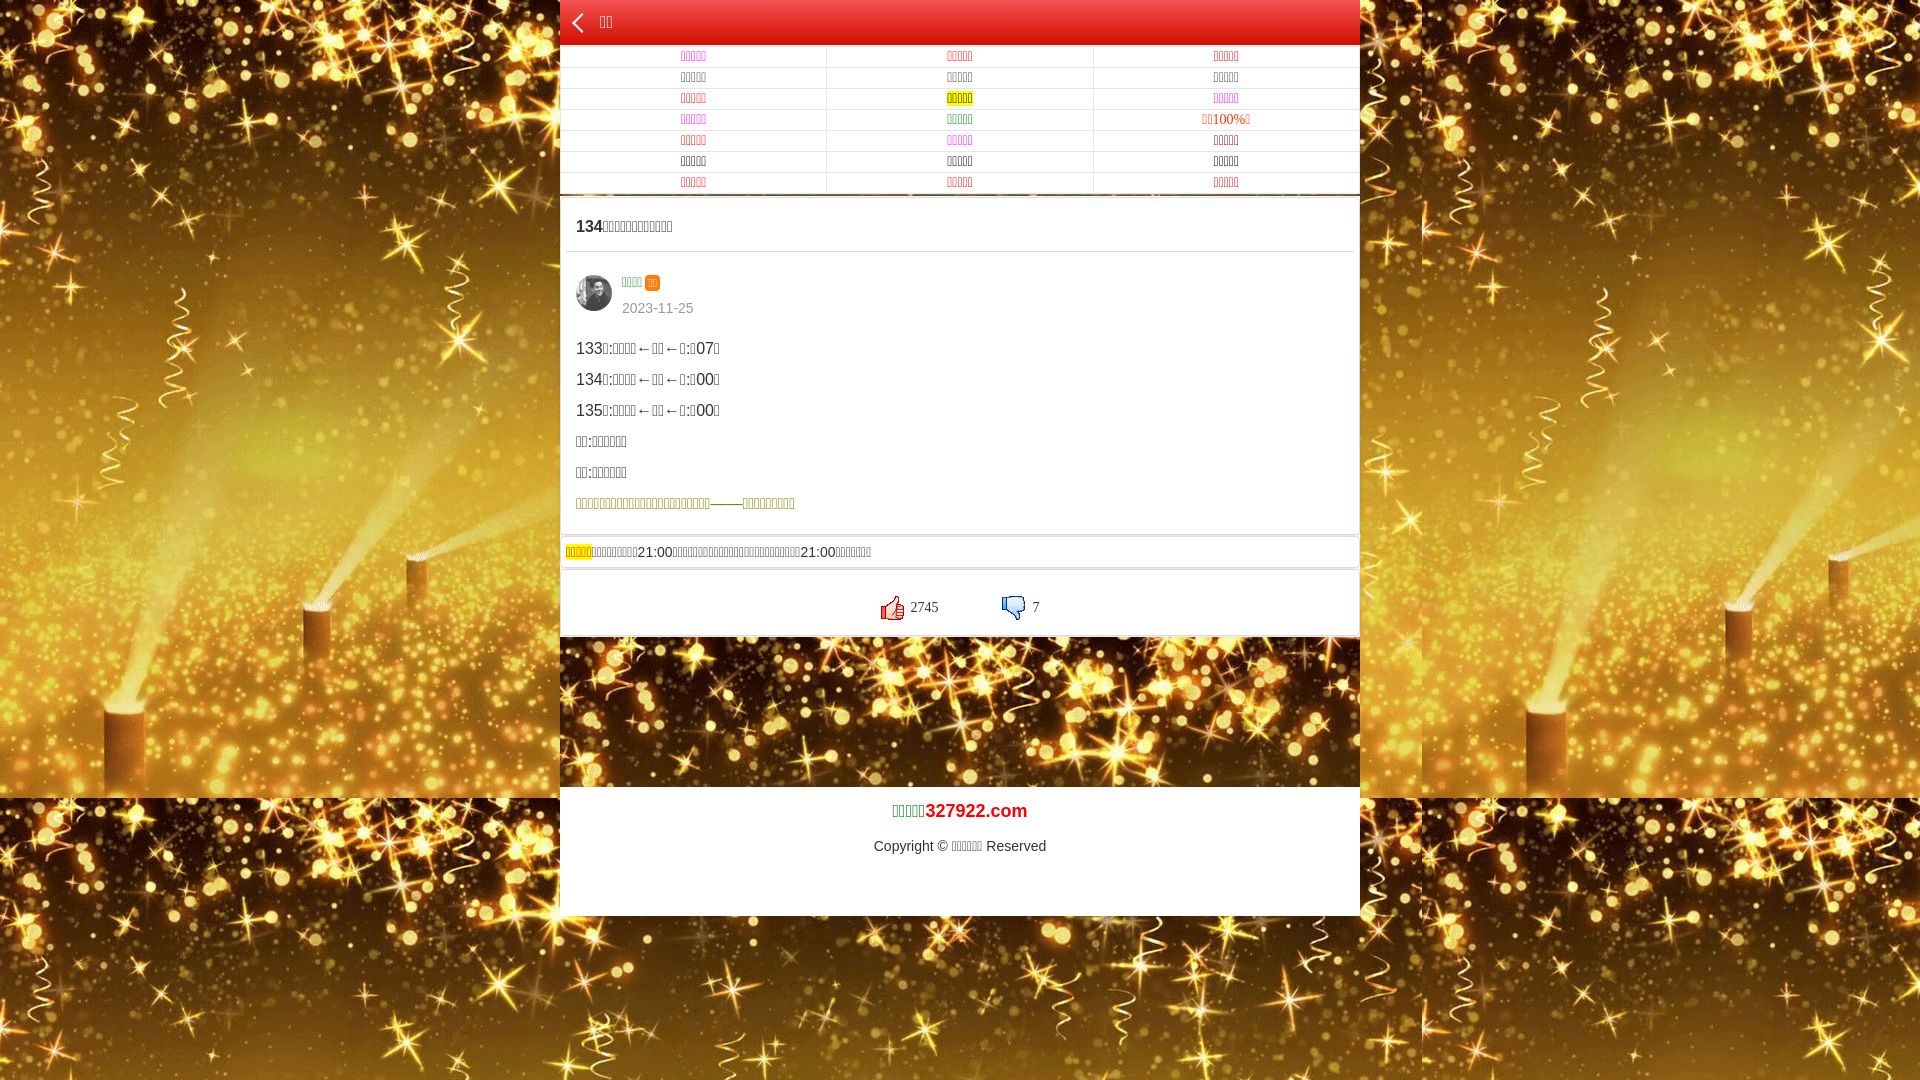 The image size is (1920, 1080). I want to click on '2745', so click(909, 606).